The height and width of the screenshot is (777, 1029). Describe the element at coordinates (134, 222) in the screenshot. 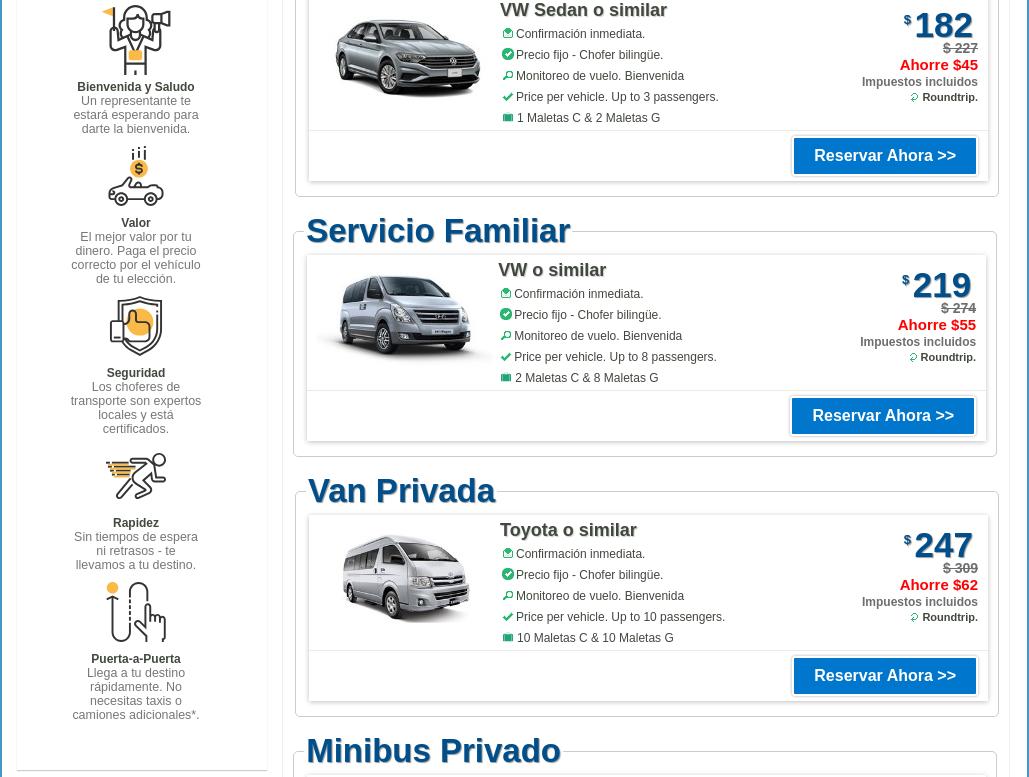

I see `'Valor'` at that location.